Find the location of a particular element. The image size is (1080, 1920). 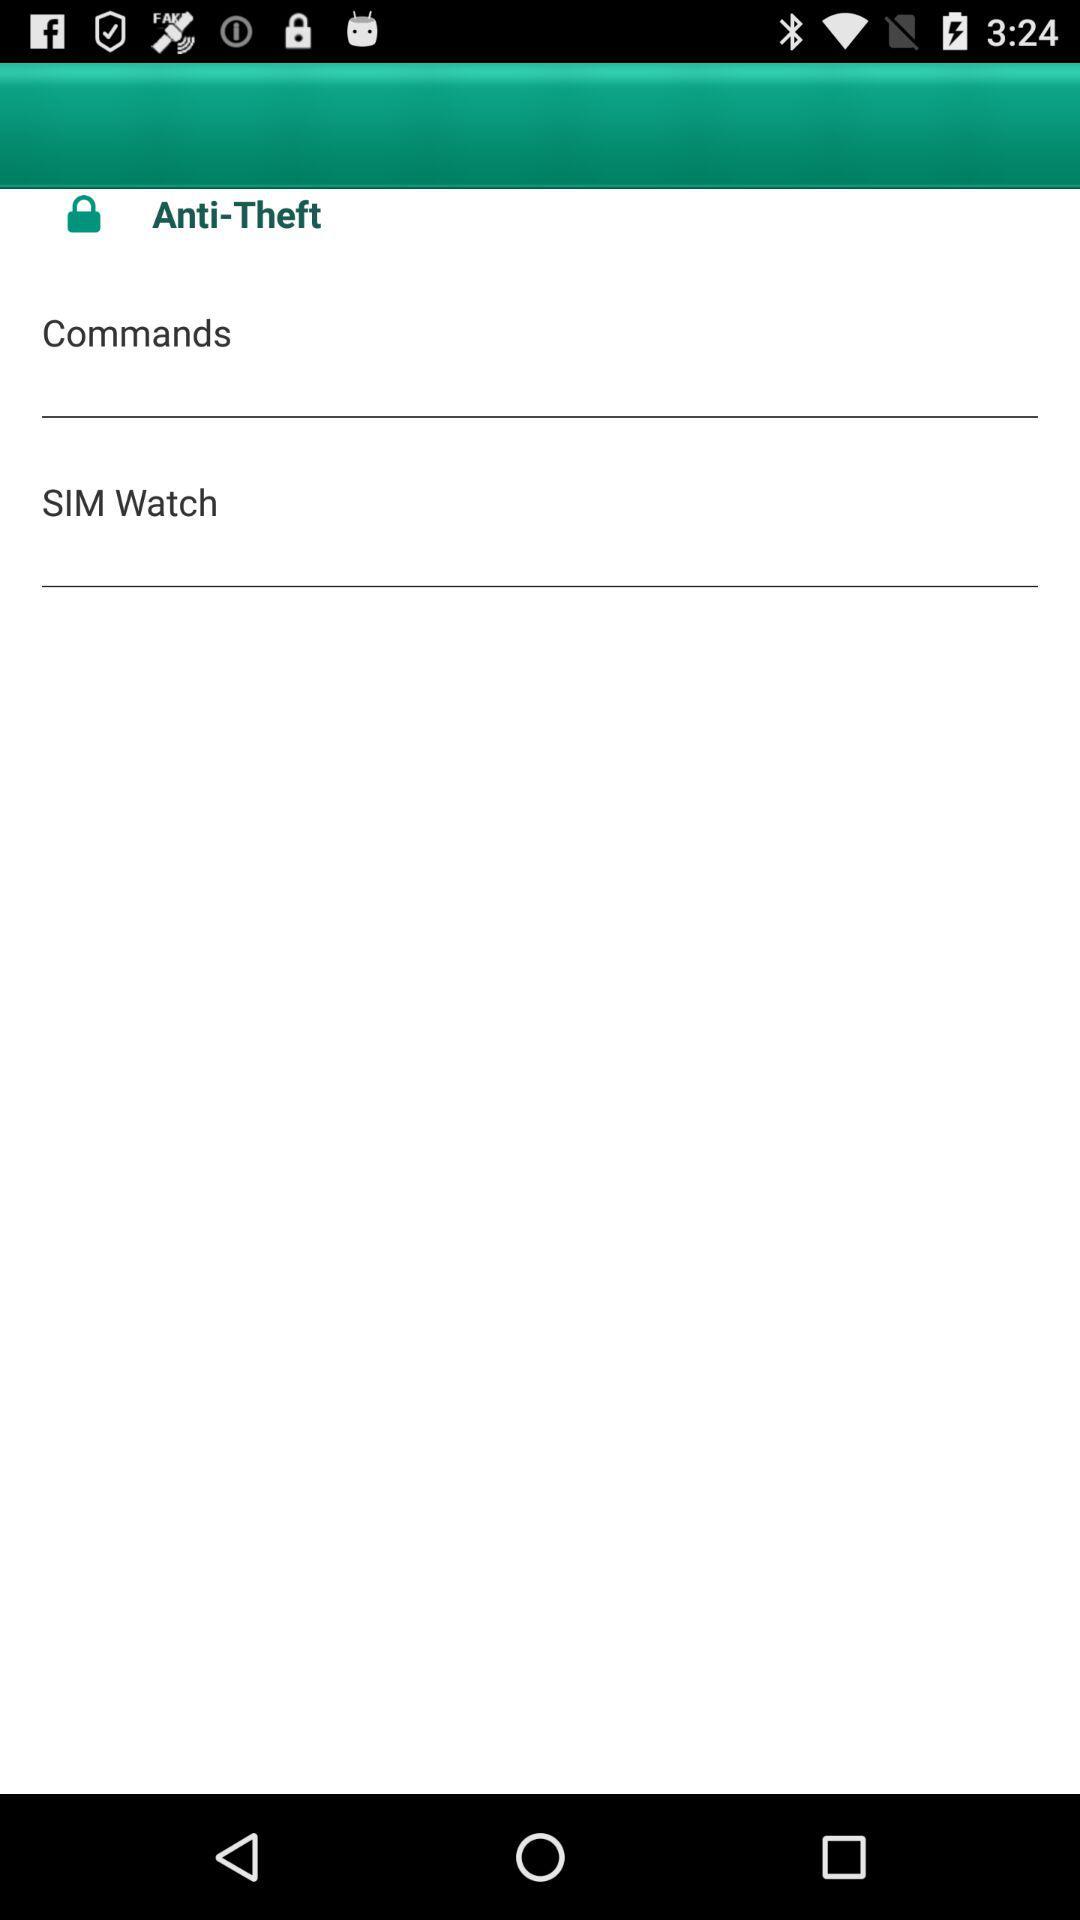

anti-theft is located at coordinates (594, 213).